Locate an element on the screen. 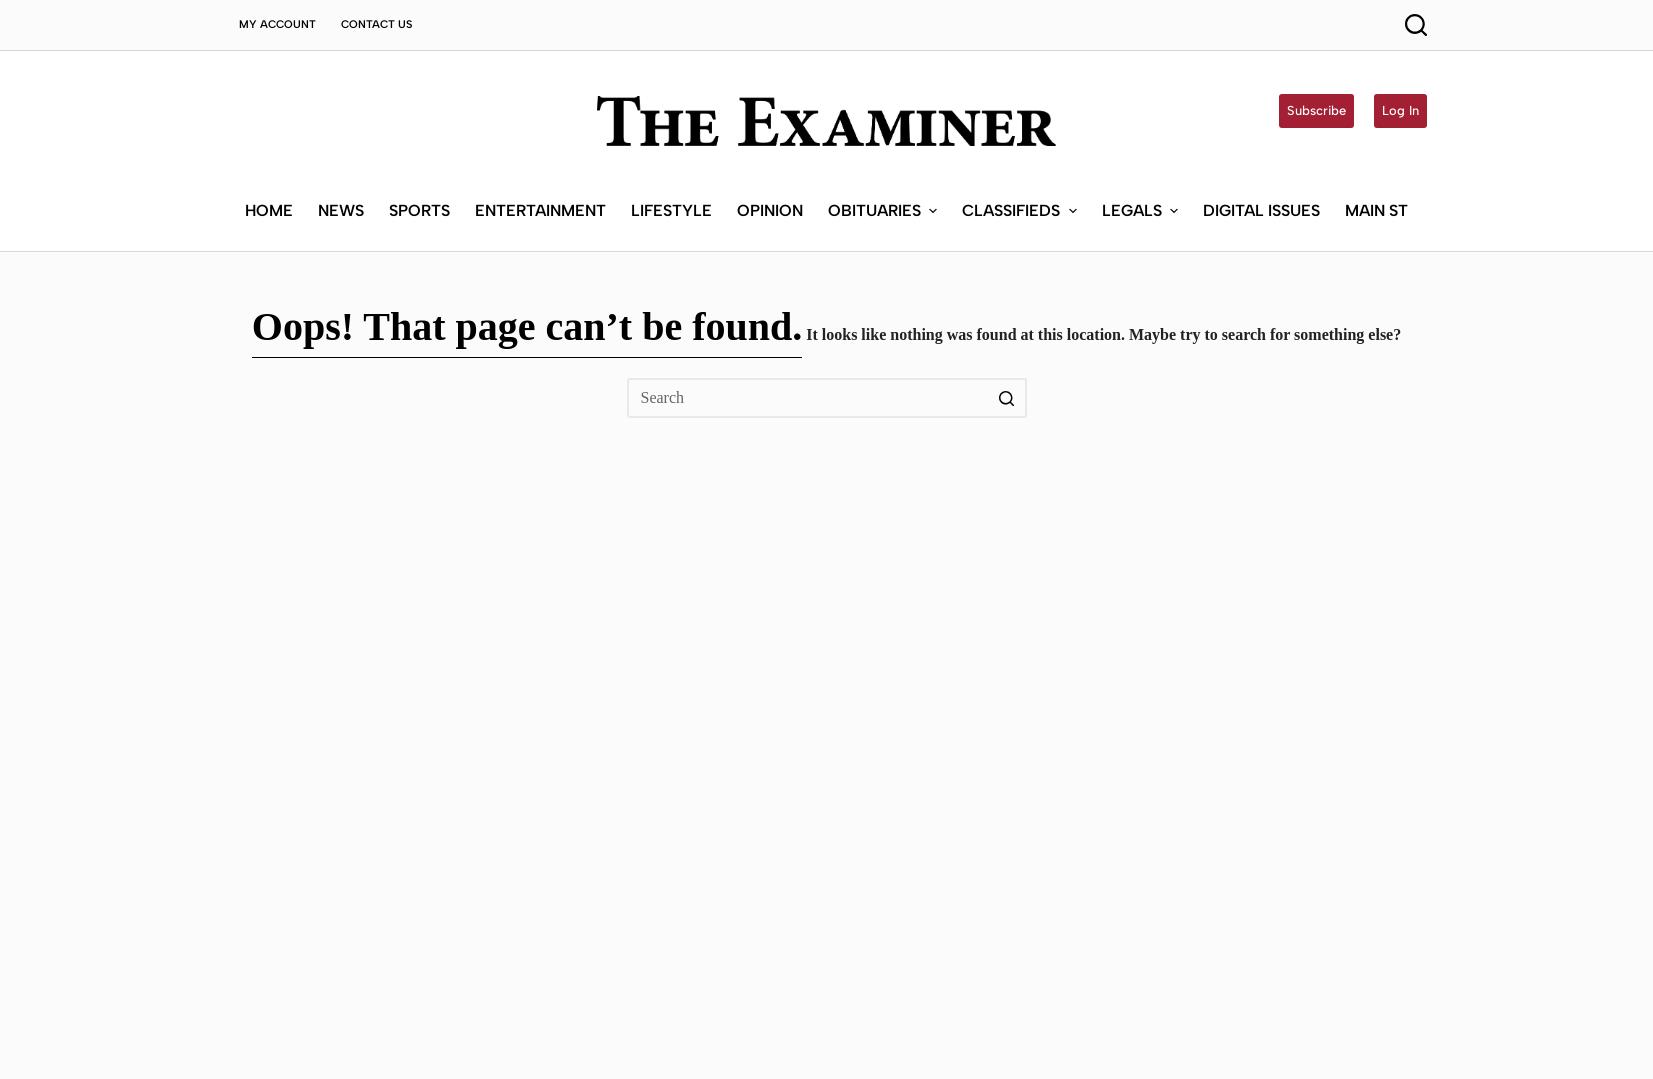 The image size is (1653, 1079). 'Home' is located at coordinates (267, 69).